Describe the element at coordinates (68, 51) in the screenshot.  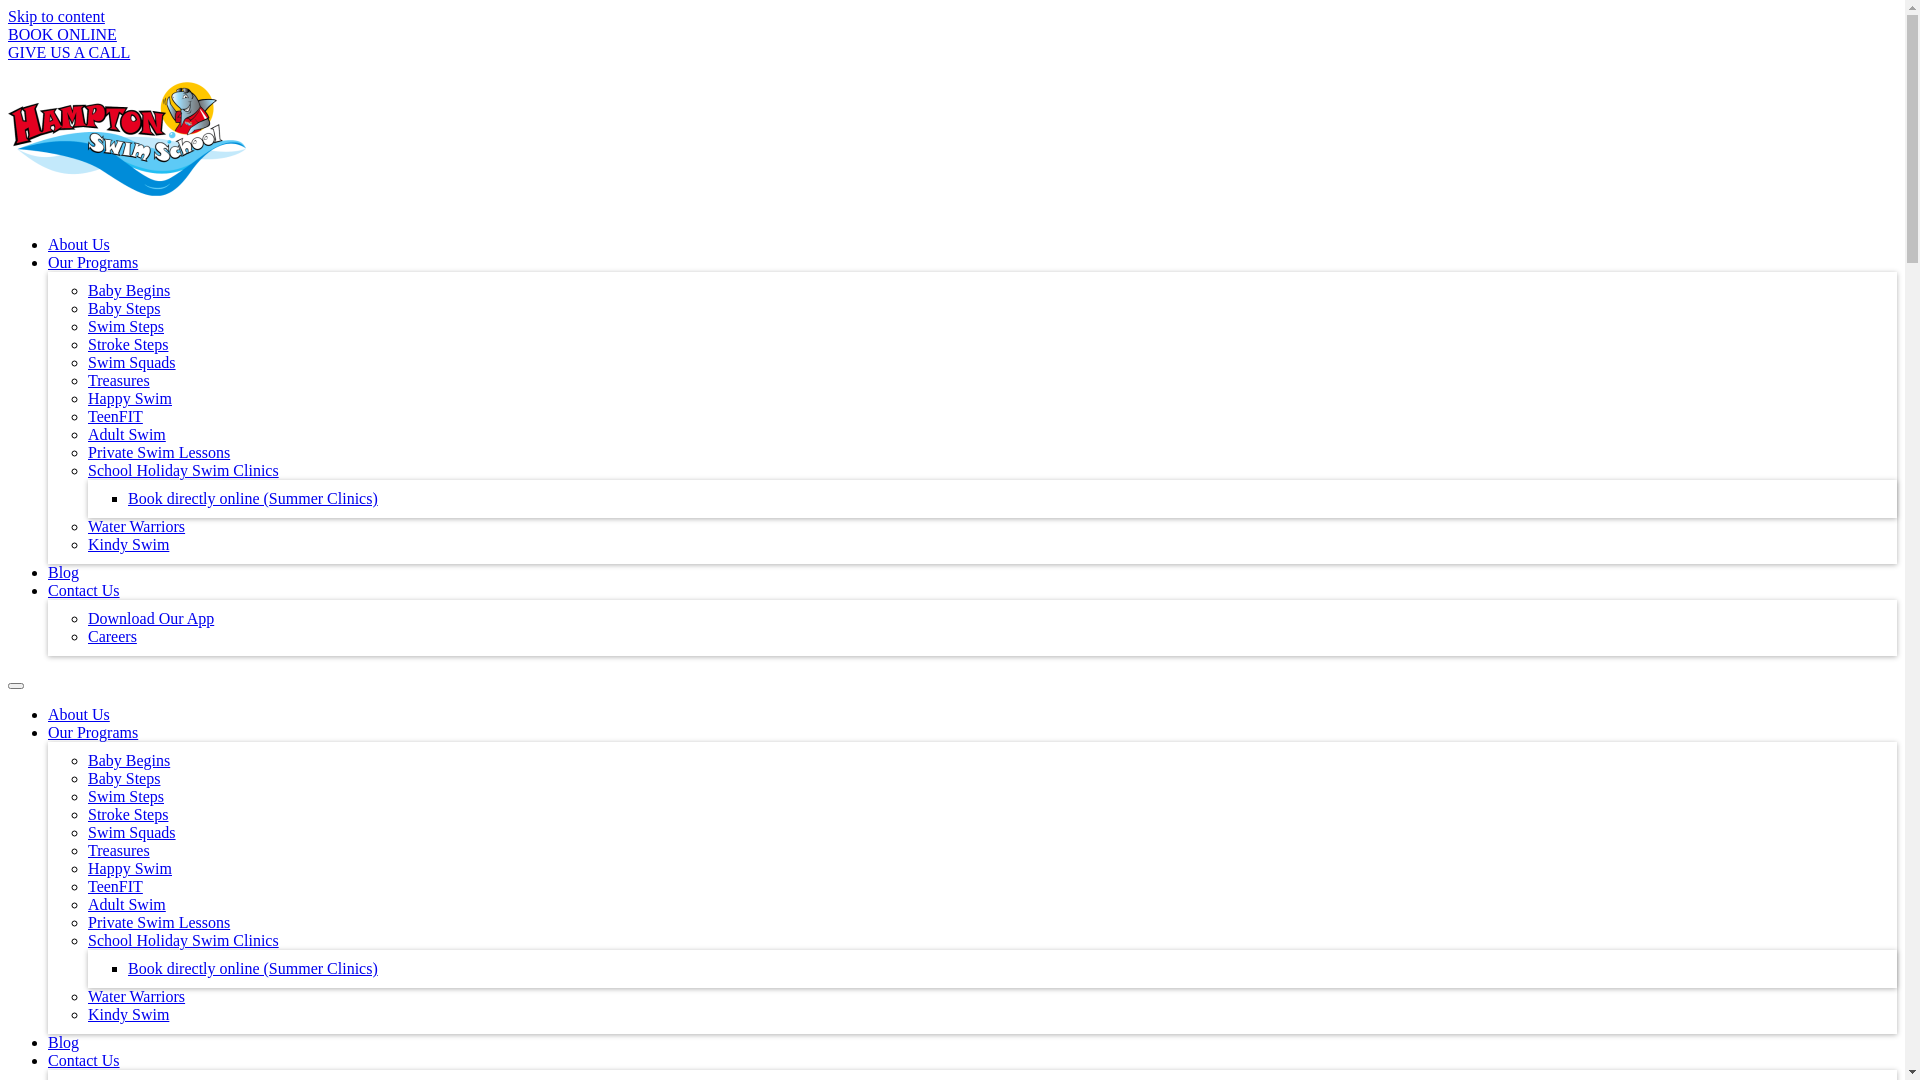
I see `'GIVE US A CALL'` at that location.